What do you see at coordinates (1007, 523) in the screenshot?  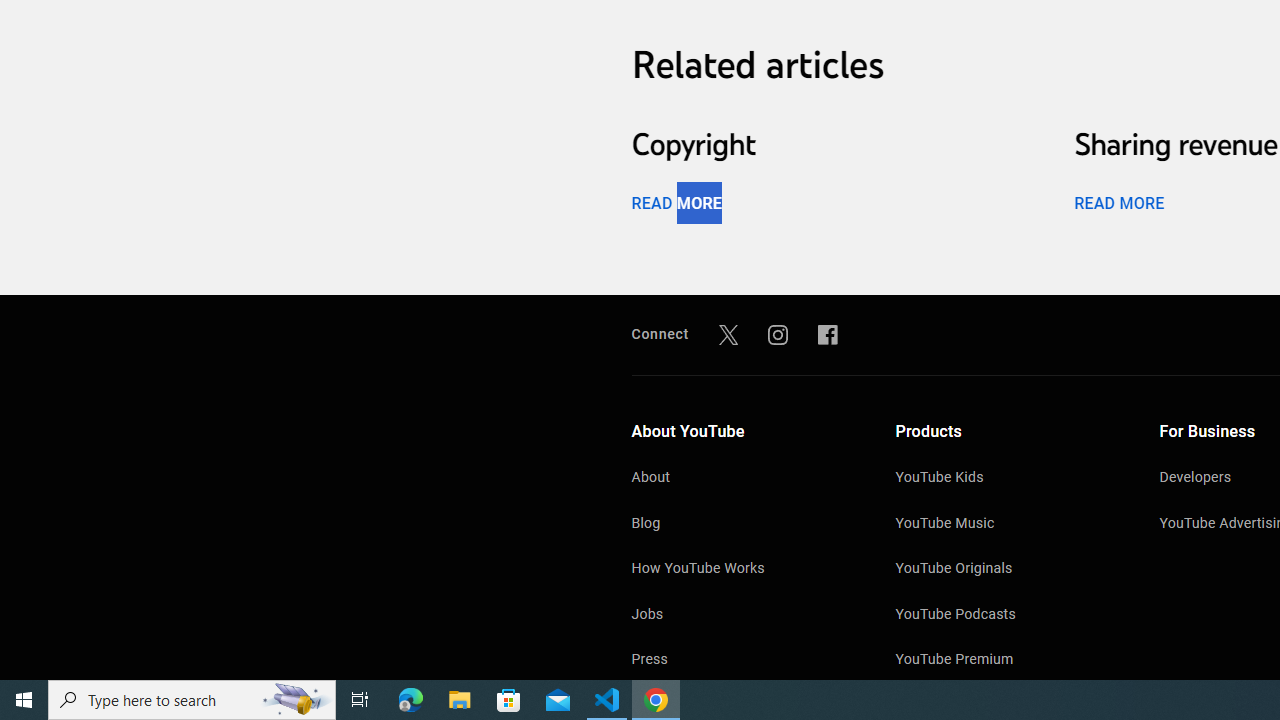 I see `'YouTube Music'` at bounding box center [1007, 523].